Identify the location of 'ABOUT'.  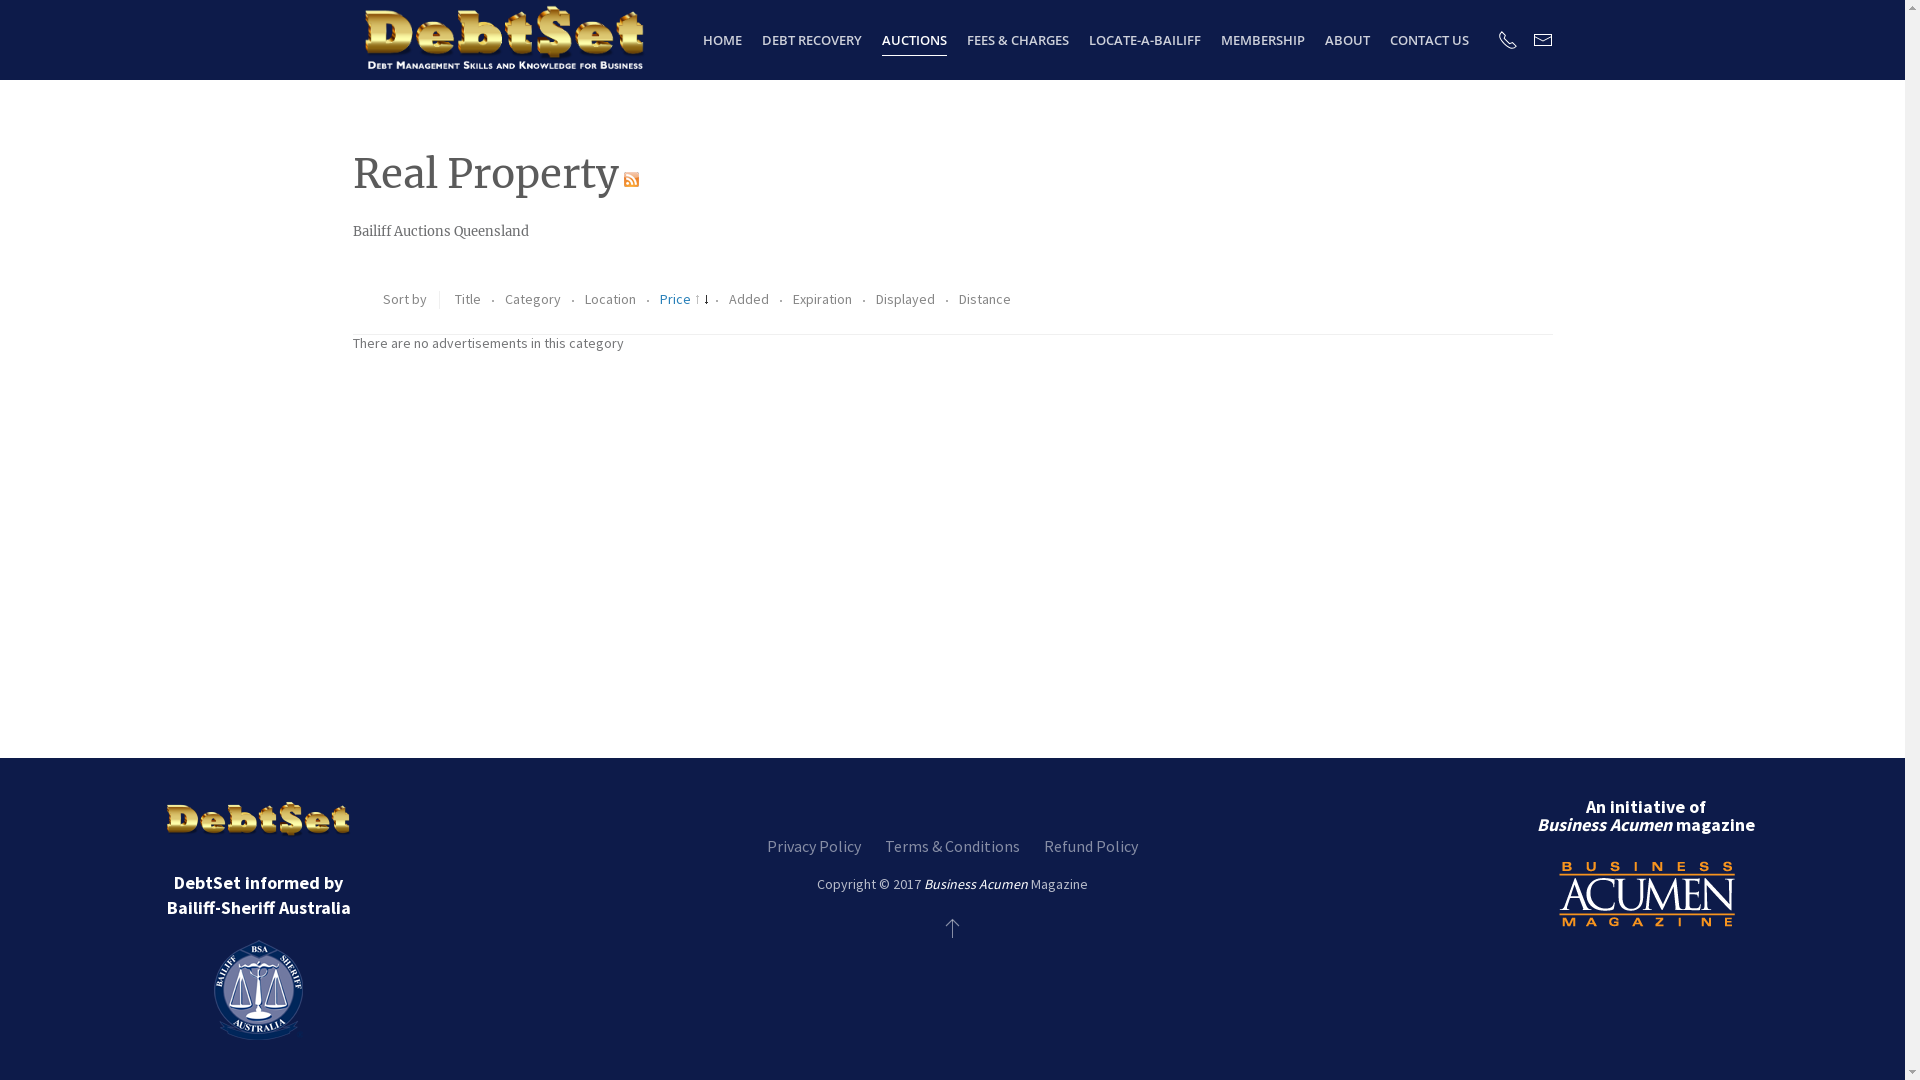
(1347, 39).